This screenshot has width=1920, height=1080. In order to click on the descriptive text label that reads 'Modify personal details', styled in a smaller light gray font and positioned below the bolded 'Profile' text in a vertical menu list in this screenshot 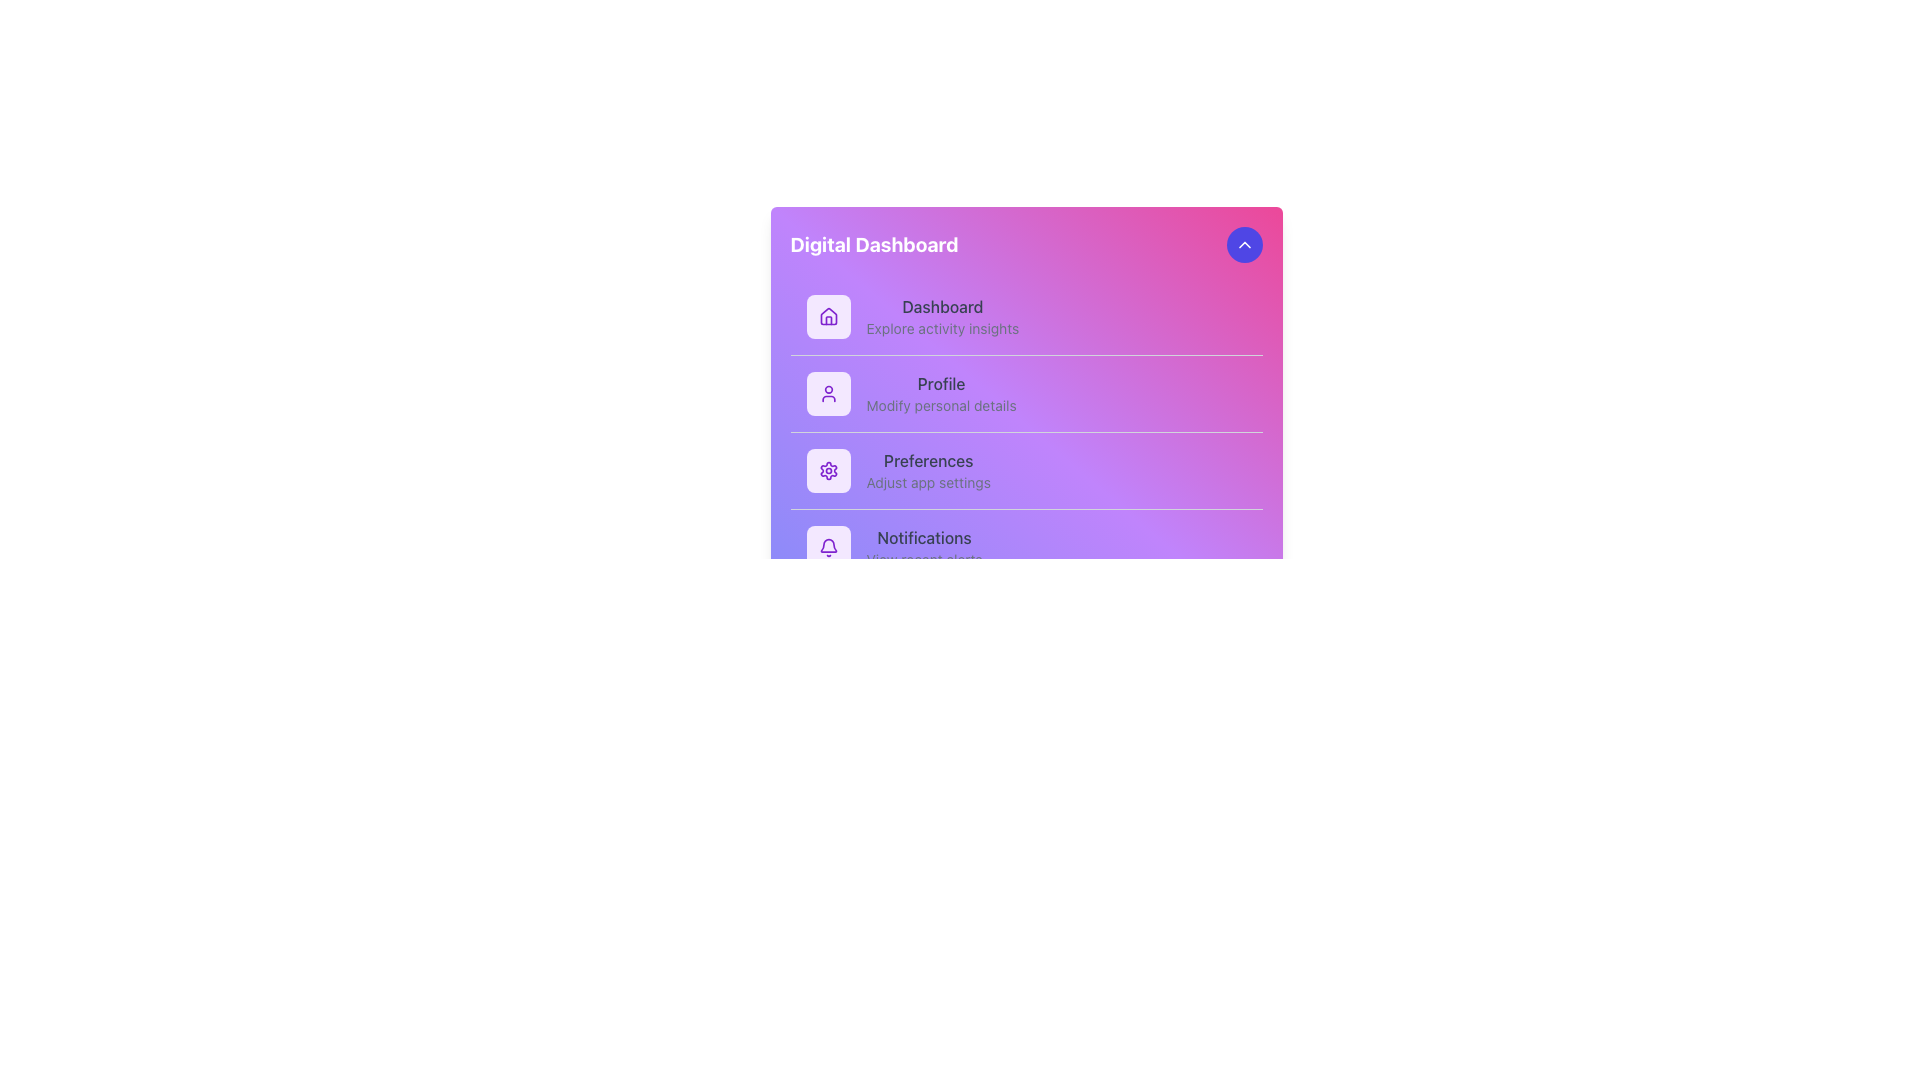, I will do `click(940, 405)`.